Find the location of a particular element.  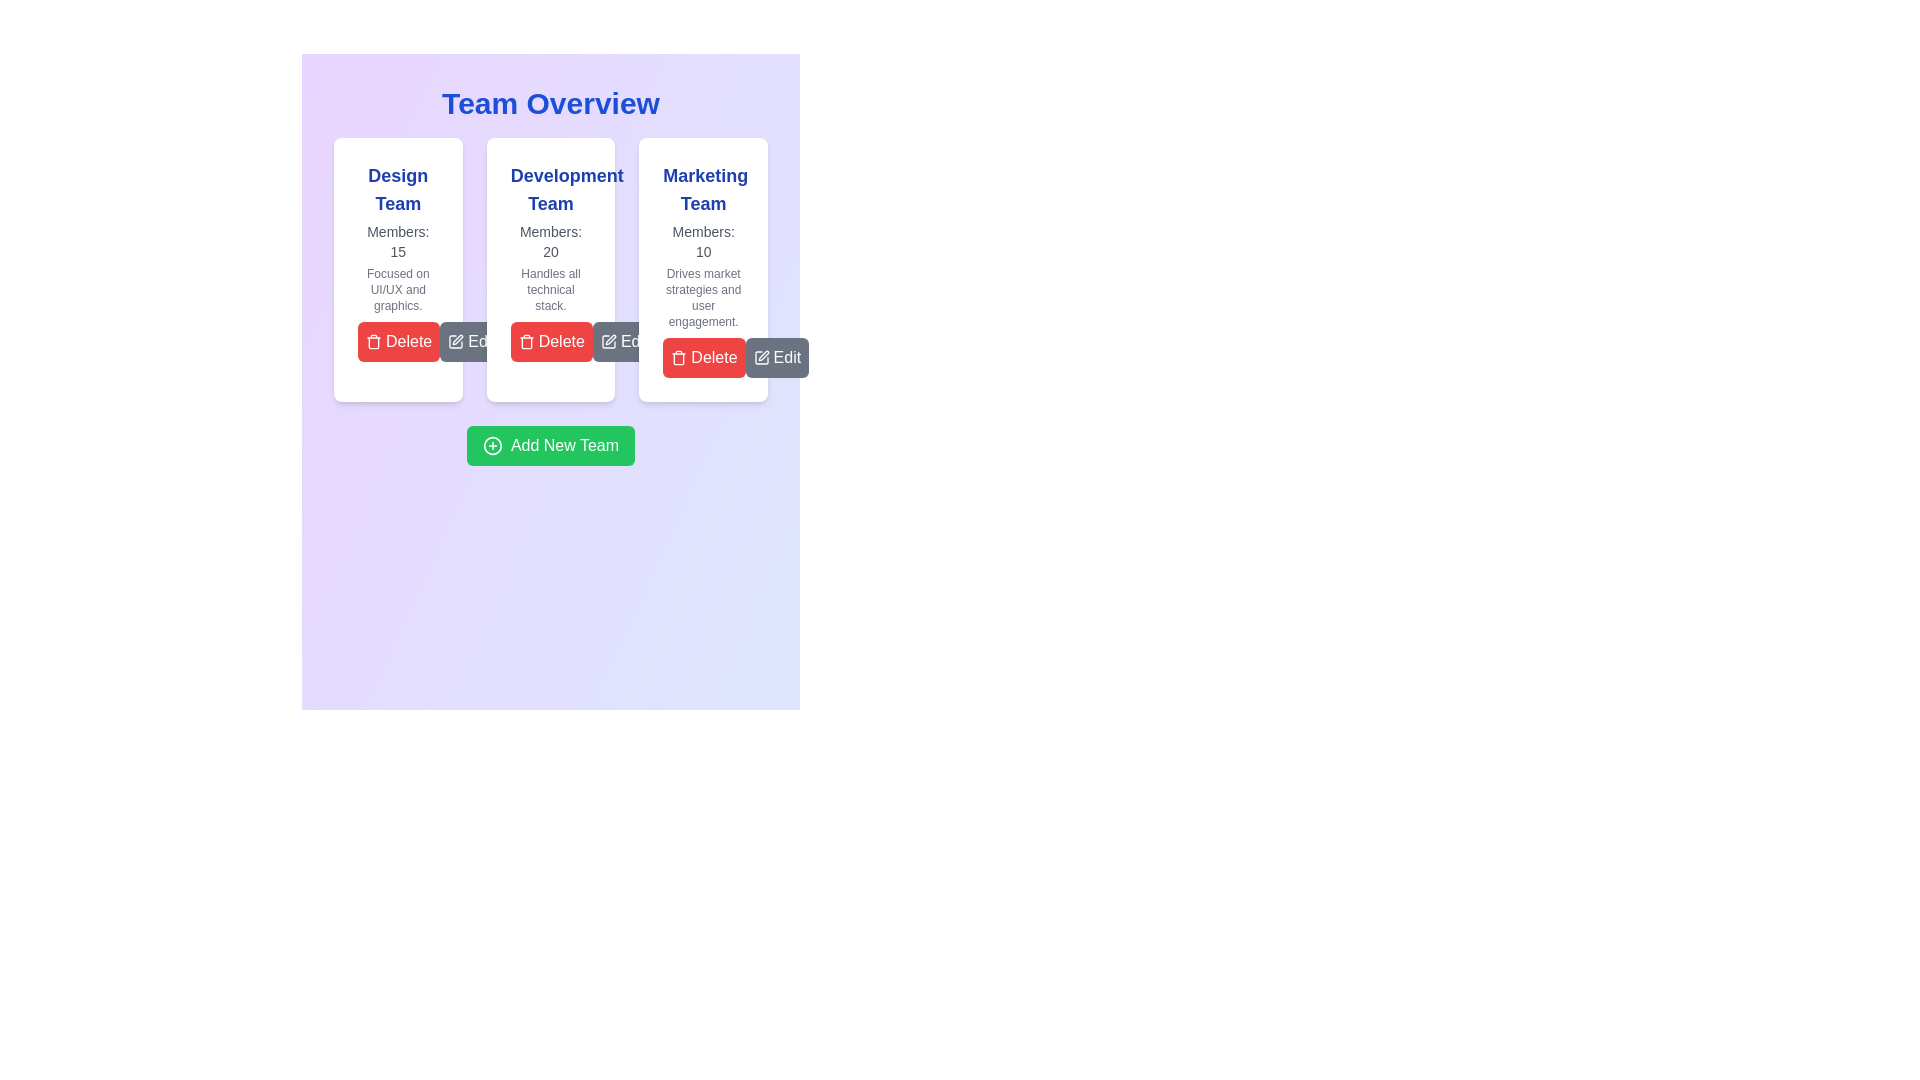

the red 'Delete' button with white text and a trash can icon, located to the left of the gray 'Edit' button in the 'Development Team' card is located at coordinates (551, 341).